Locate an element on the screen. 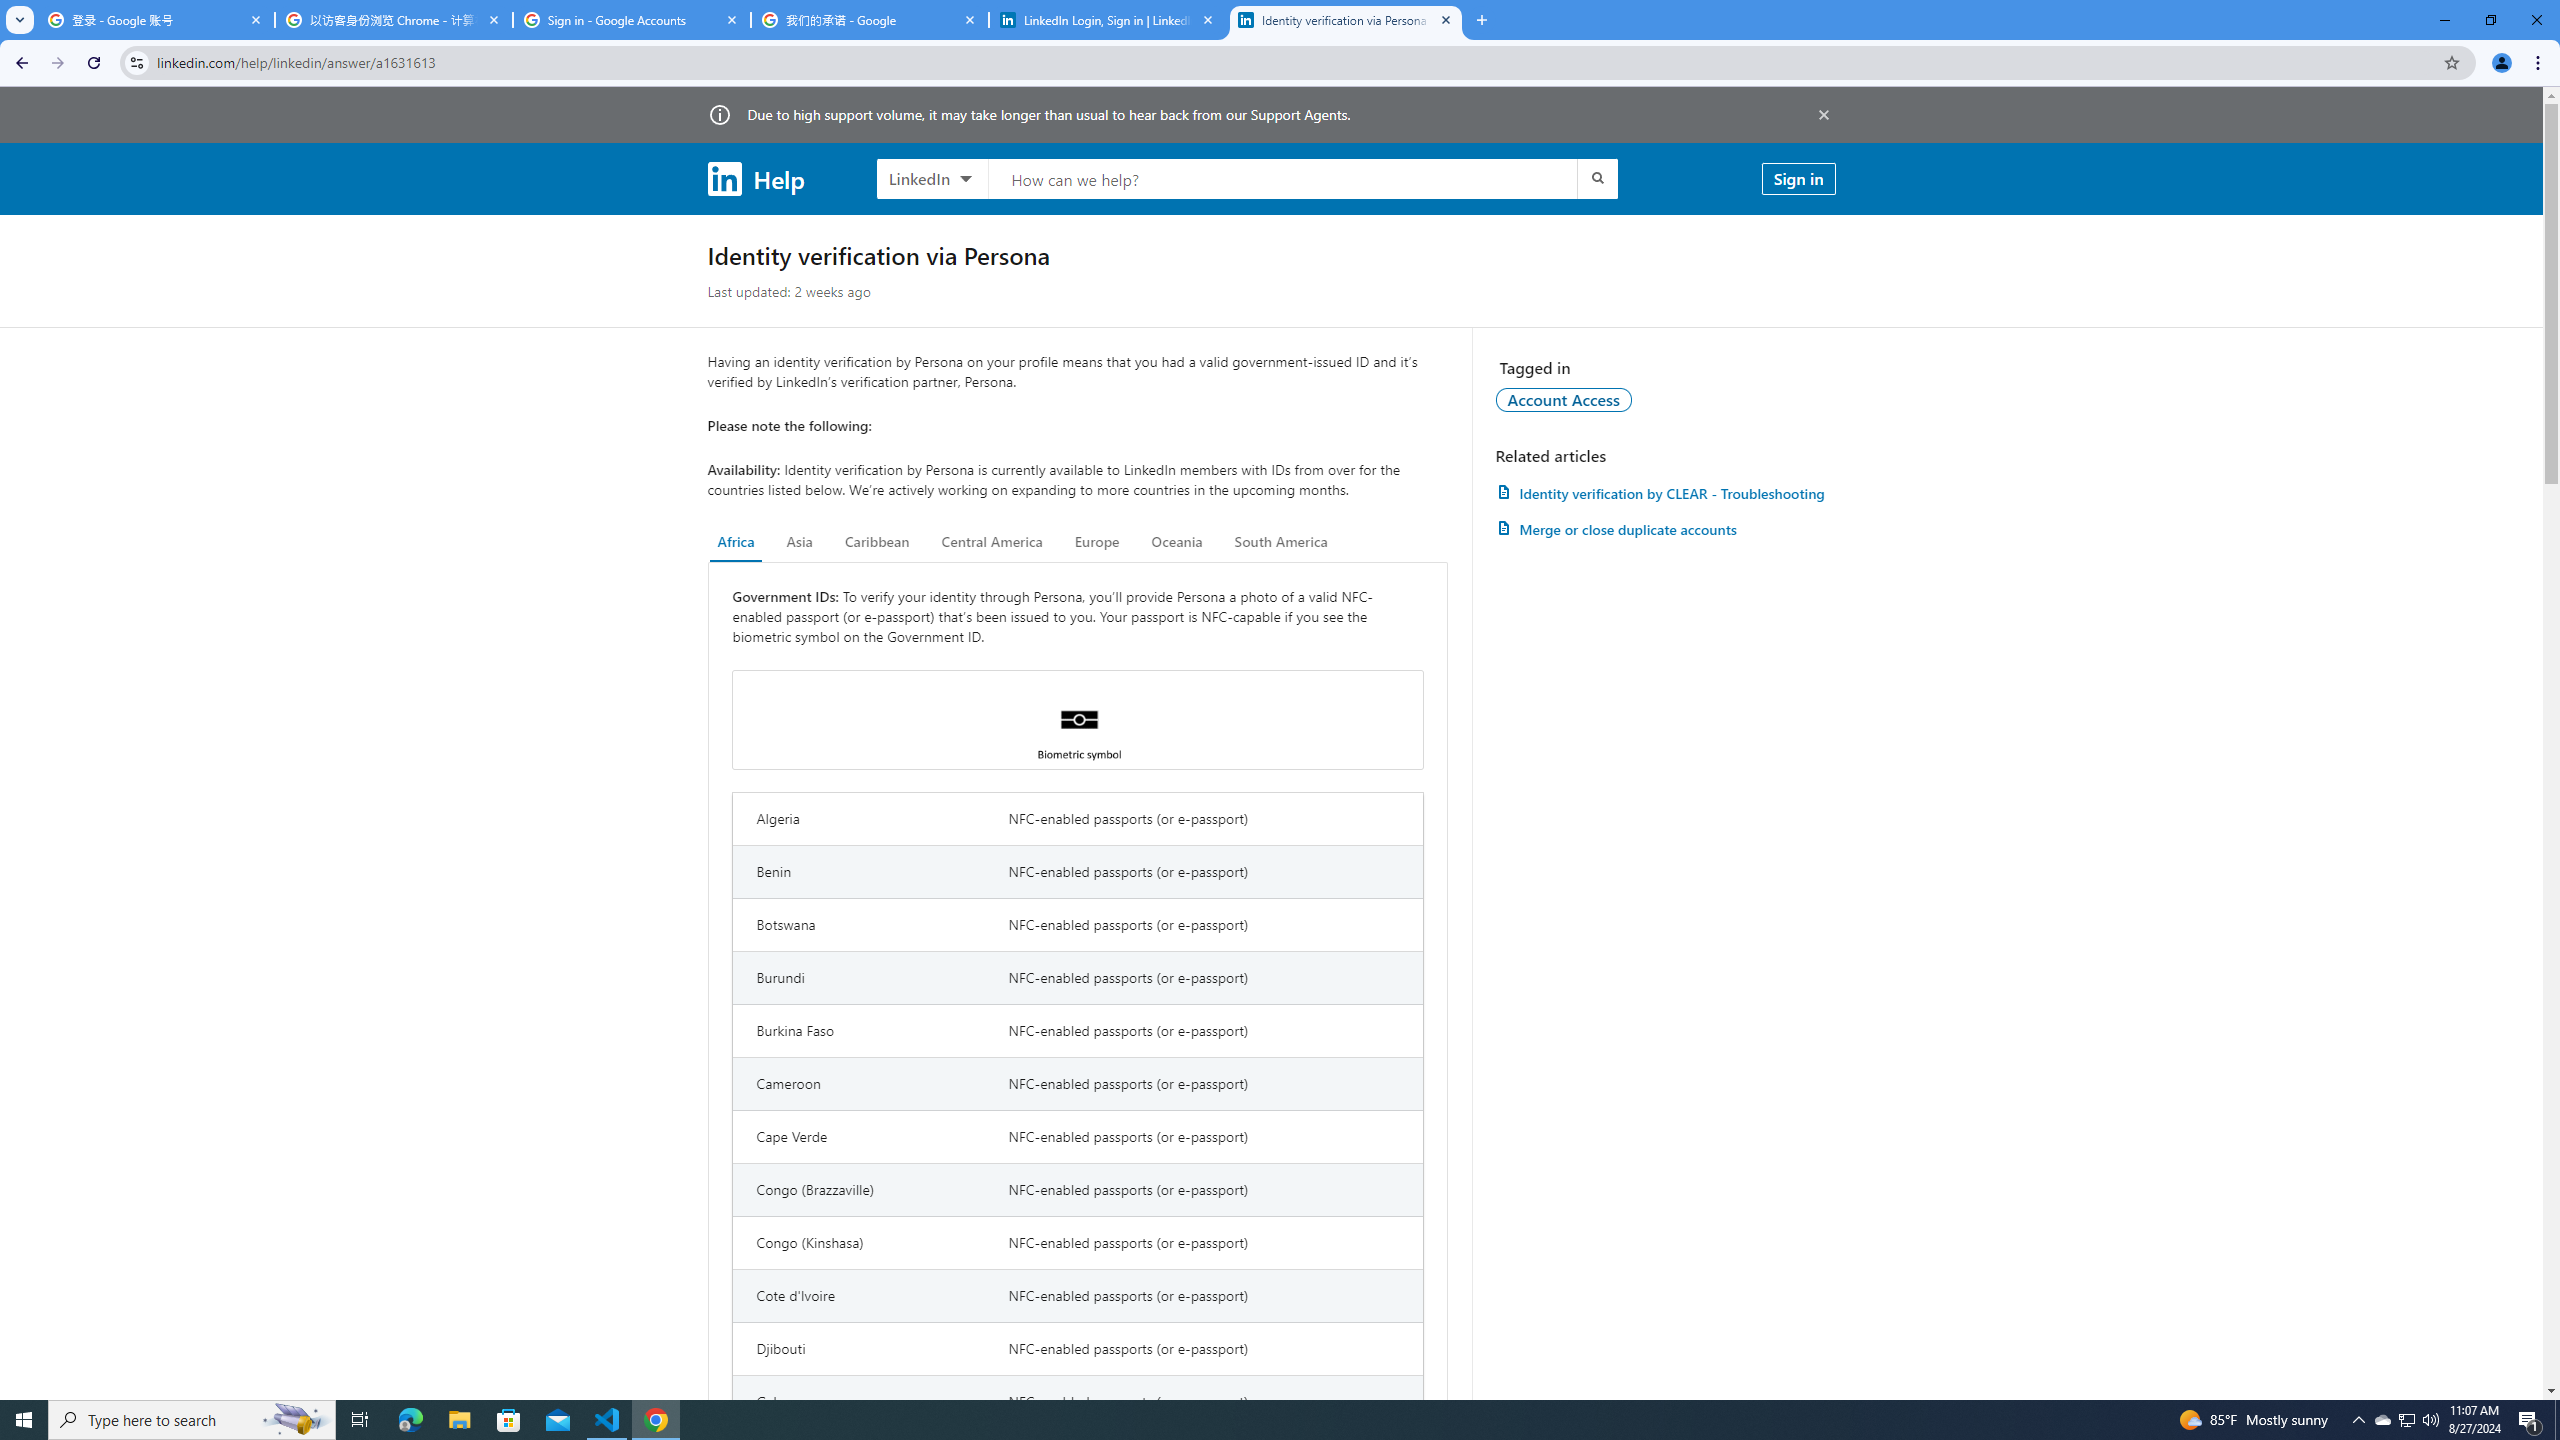  'South America' is located at coordinates (1280, 541).